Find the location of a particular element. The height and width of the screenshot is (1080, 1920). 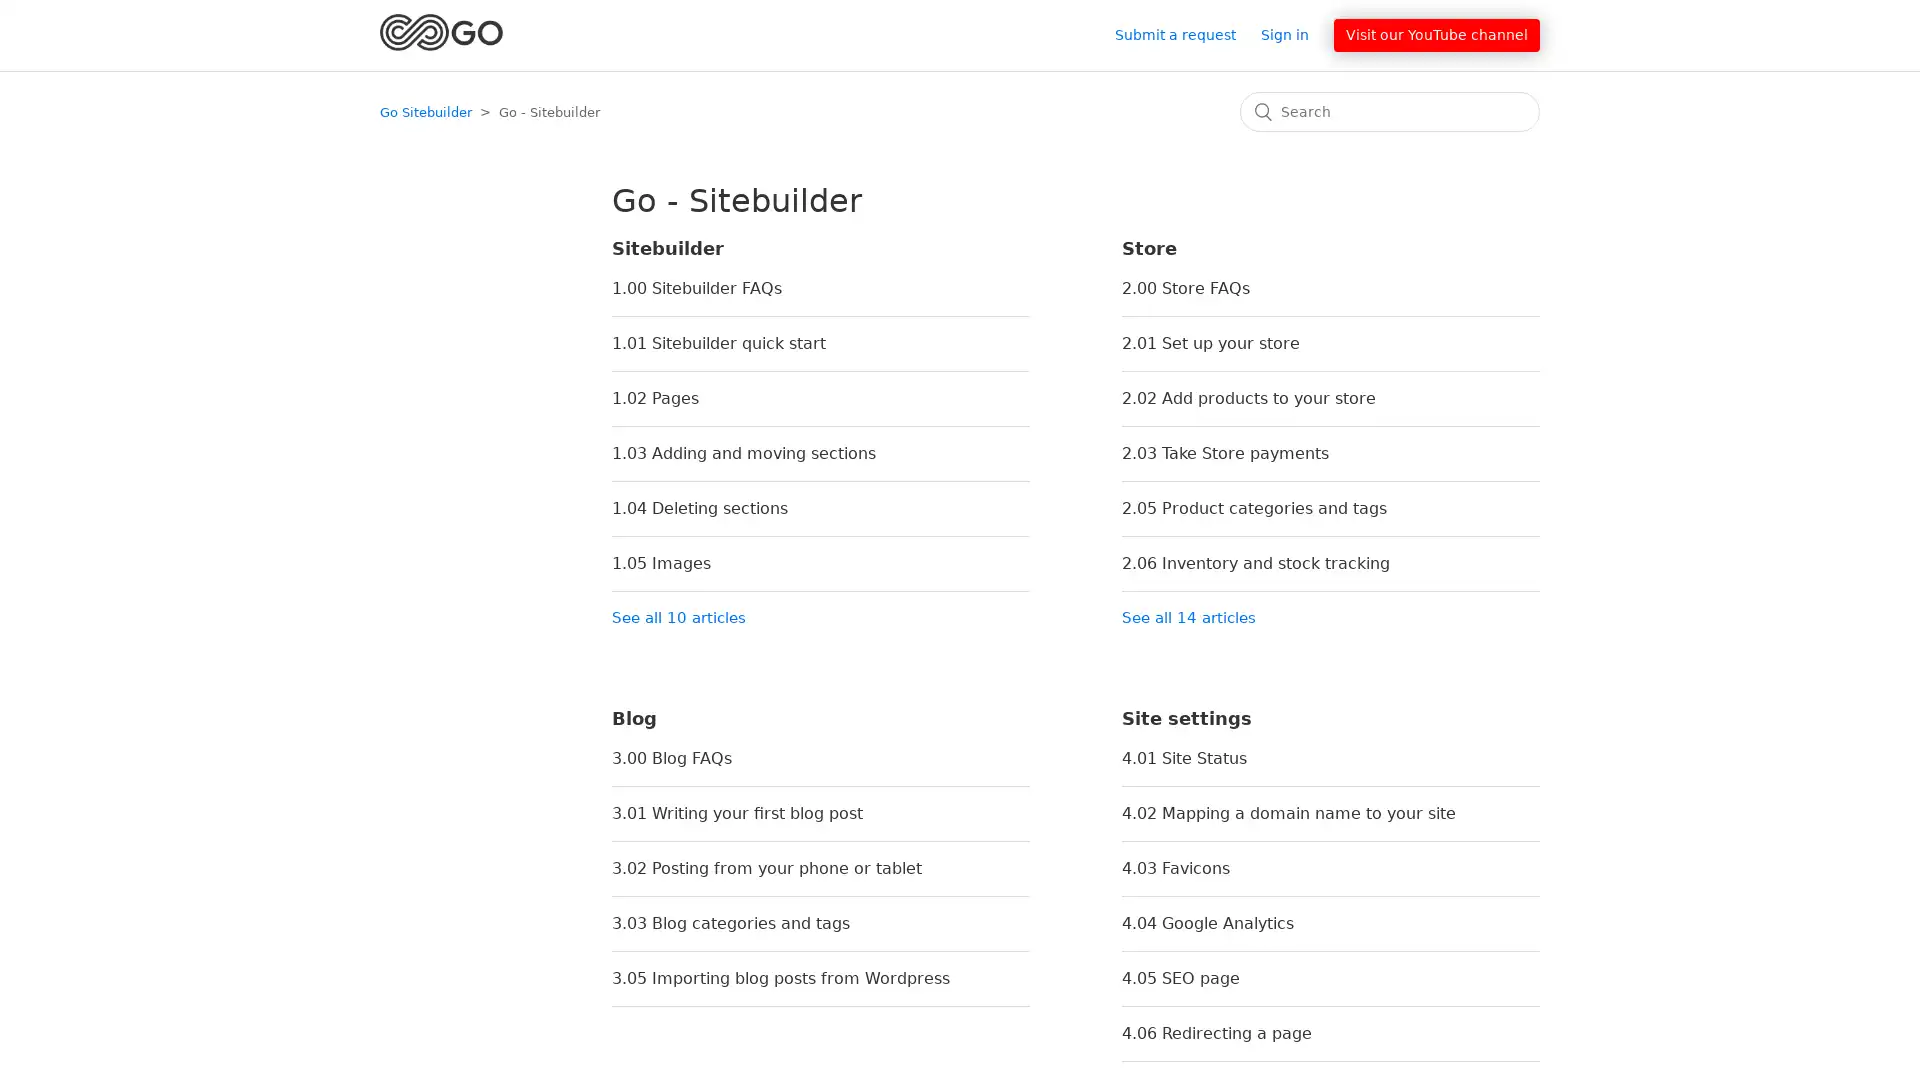

Sign in is located at coordinates (1295, 34).